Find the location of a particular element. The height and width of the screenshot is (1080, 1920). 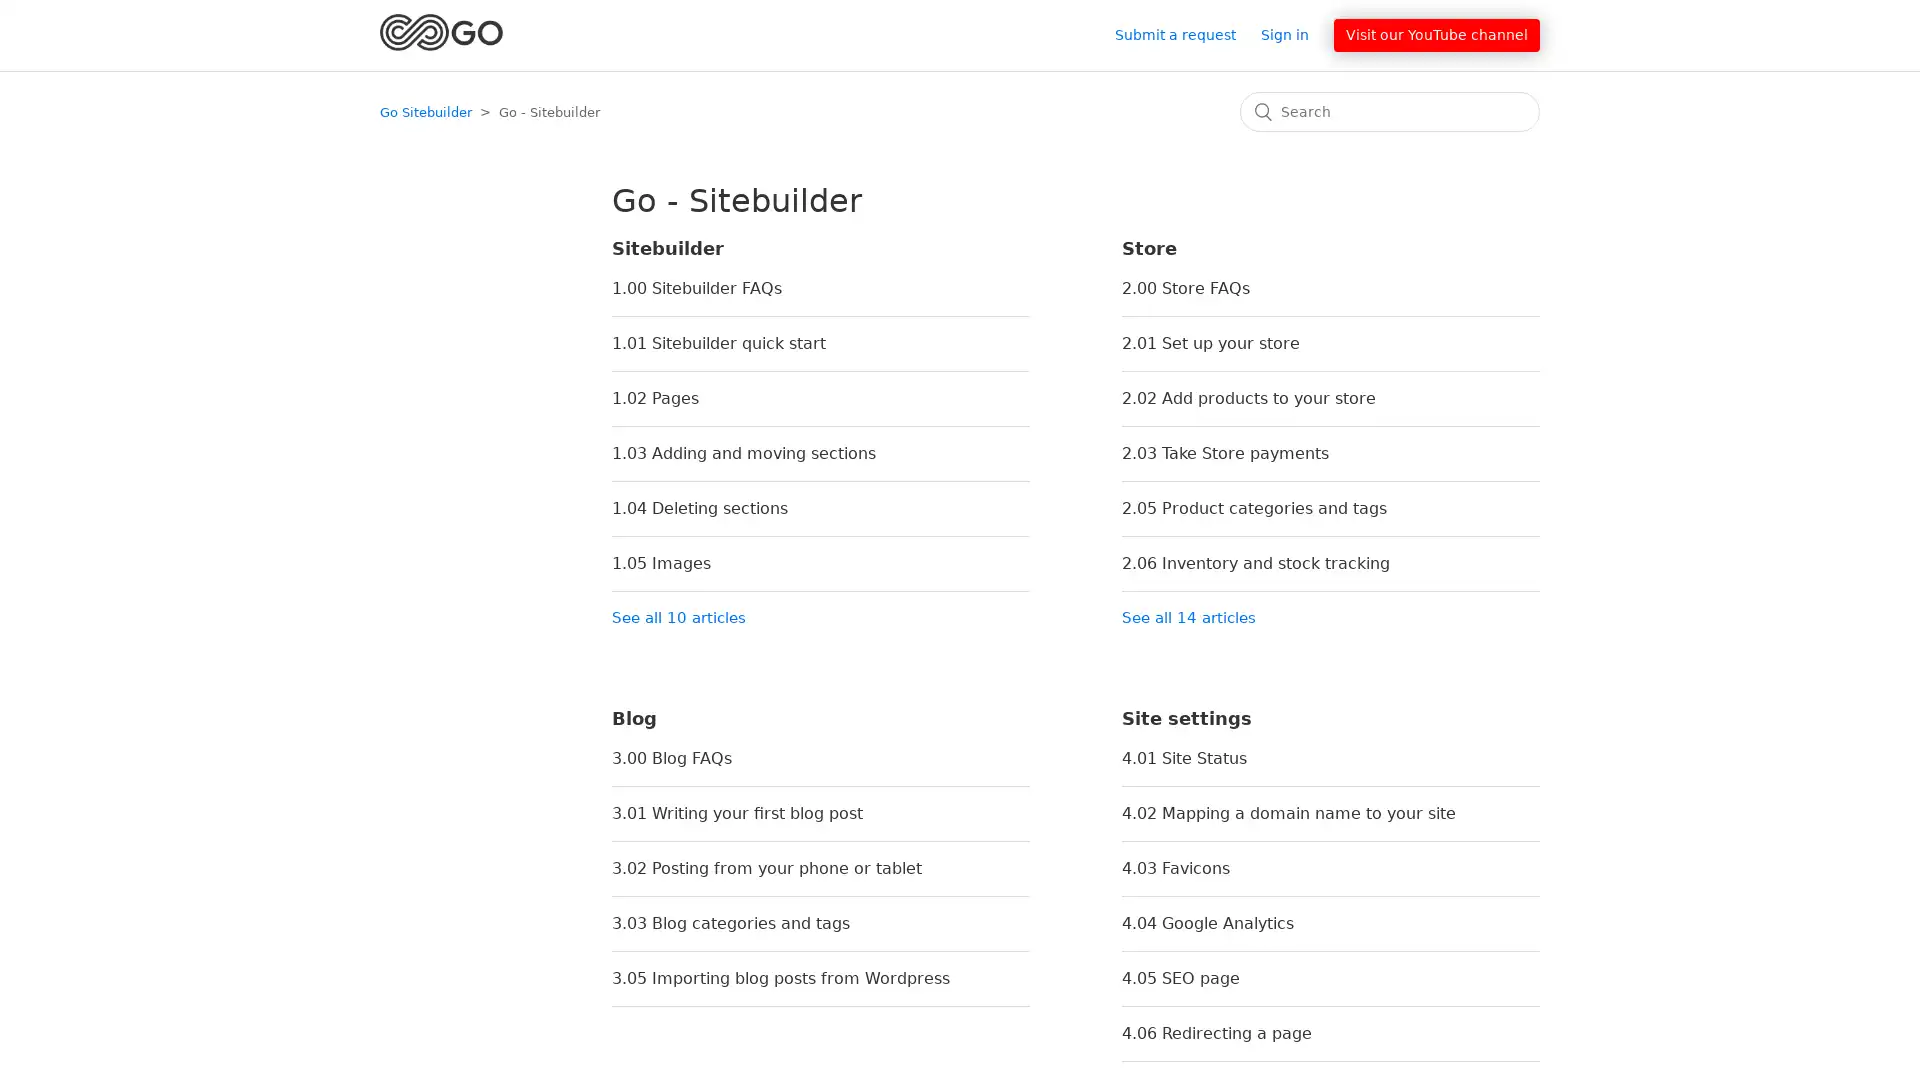

Sign in is located at coordinates (1295, 34).